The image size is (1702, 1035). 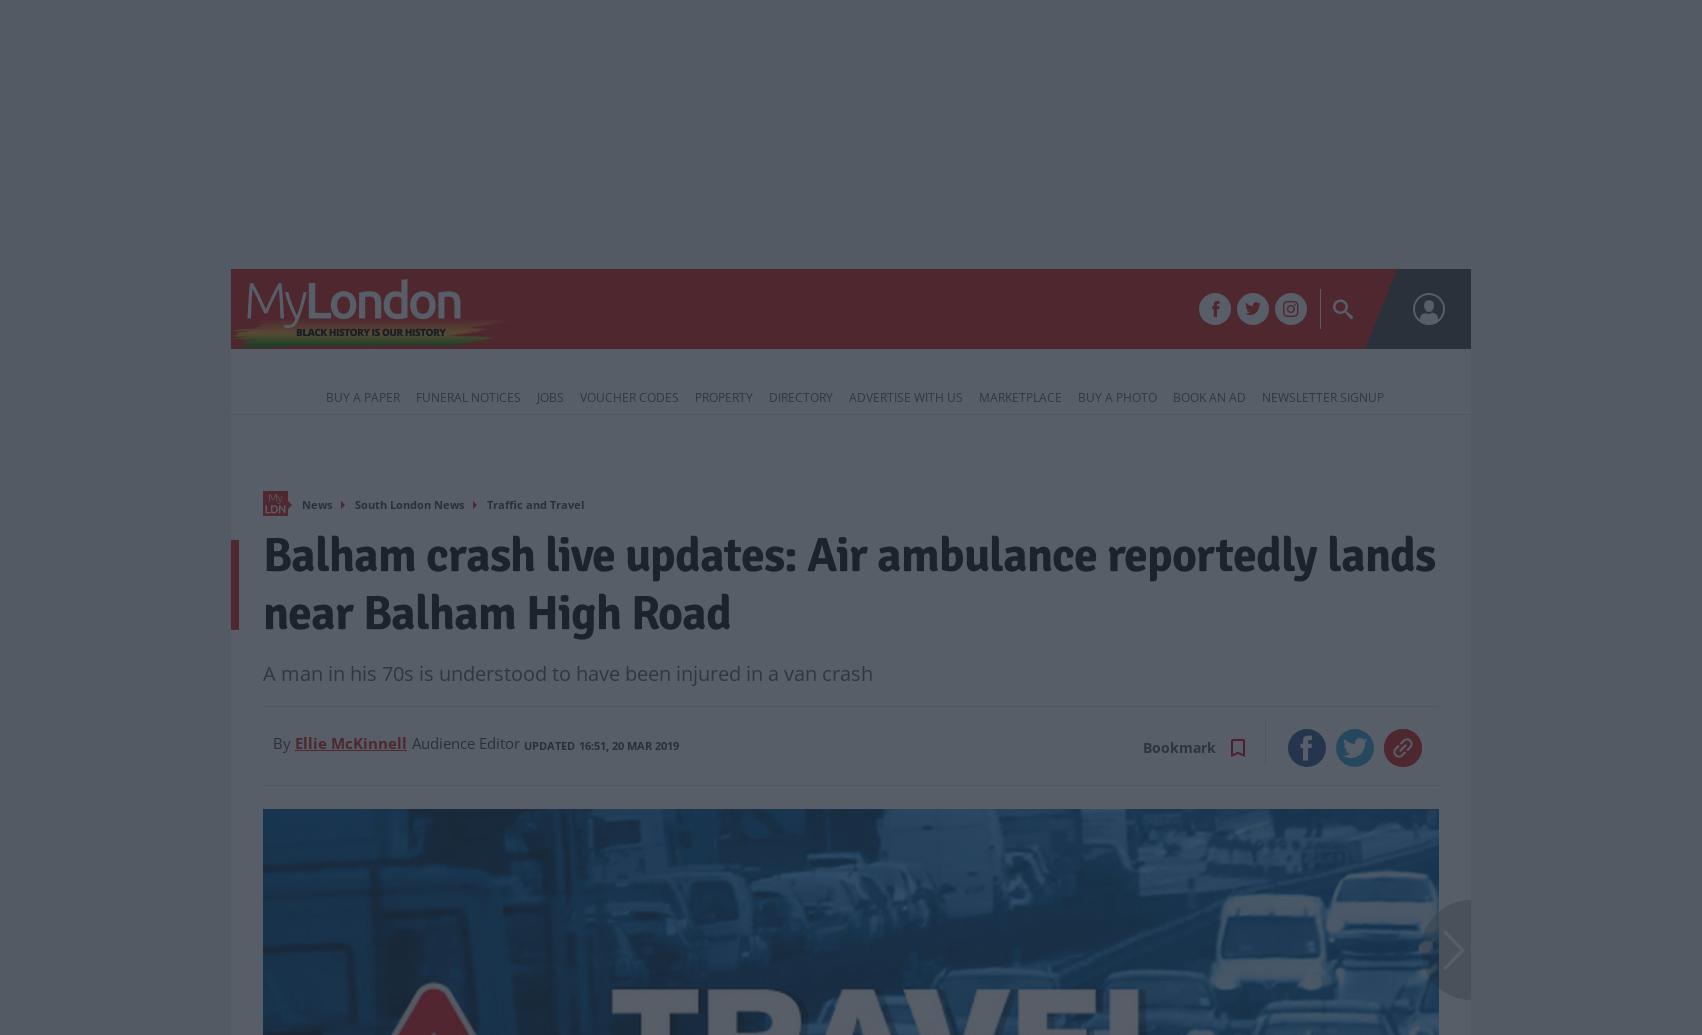 I want to click on 'By', so click(x=281, y=742).